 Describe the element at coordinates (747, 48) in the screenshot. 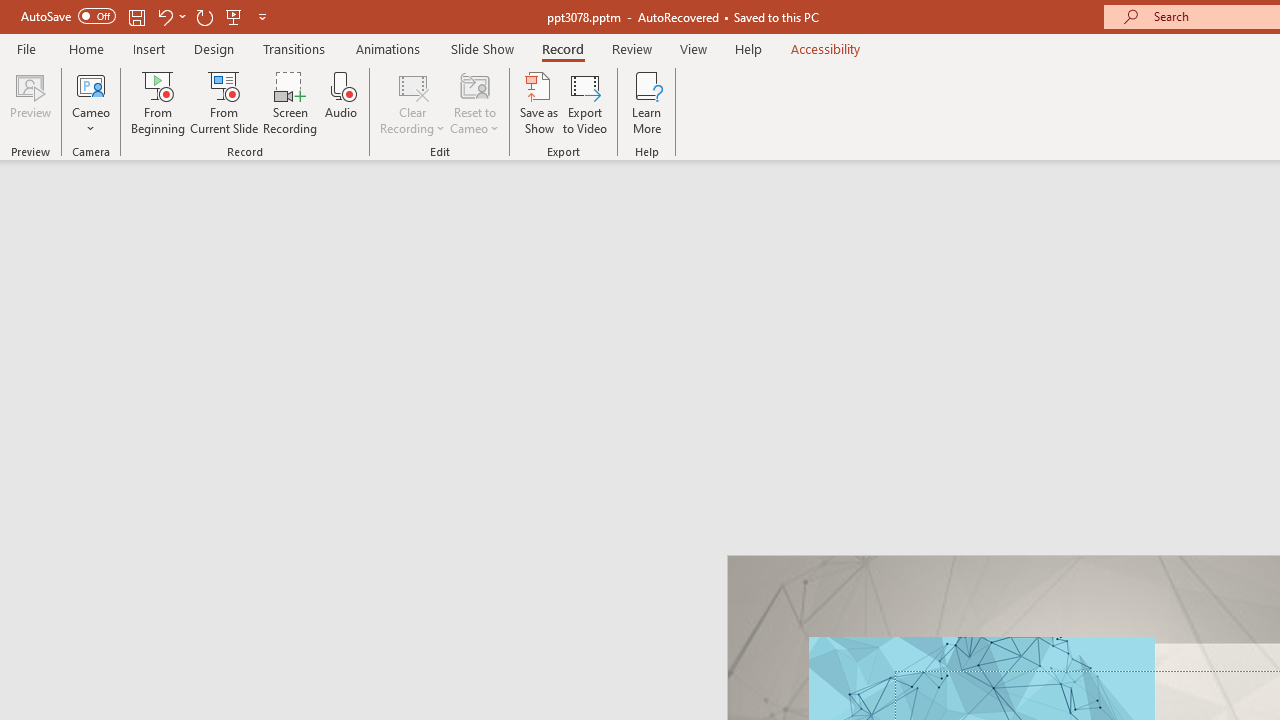

I see `'Help'` at that location.